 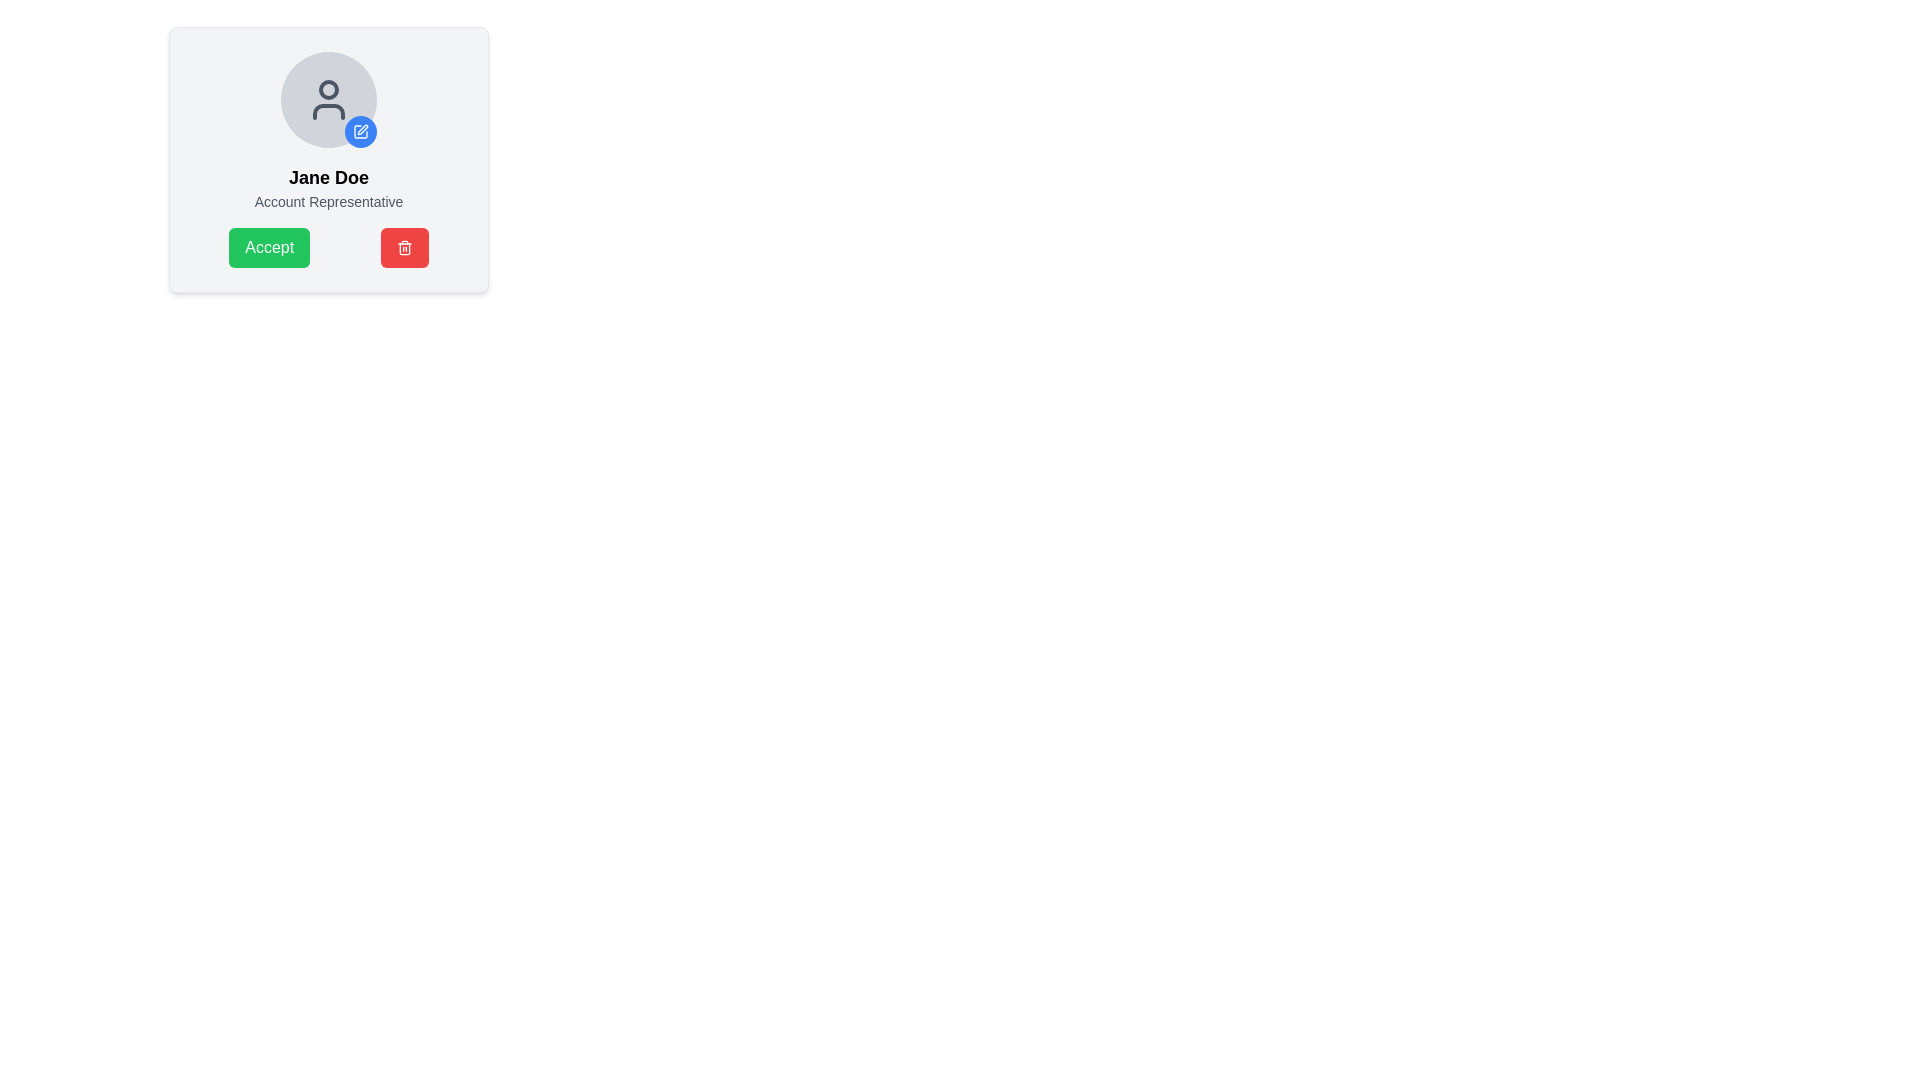 What do you see at coordinates (403, 246) in the screenshot?
I see `the red square button with a white trash can icon, located to the right of the 'Accept' button in the profile information card` at bounding box center [403, 246].